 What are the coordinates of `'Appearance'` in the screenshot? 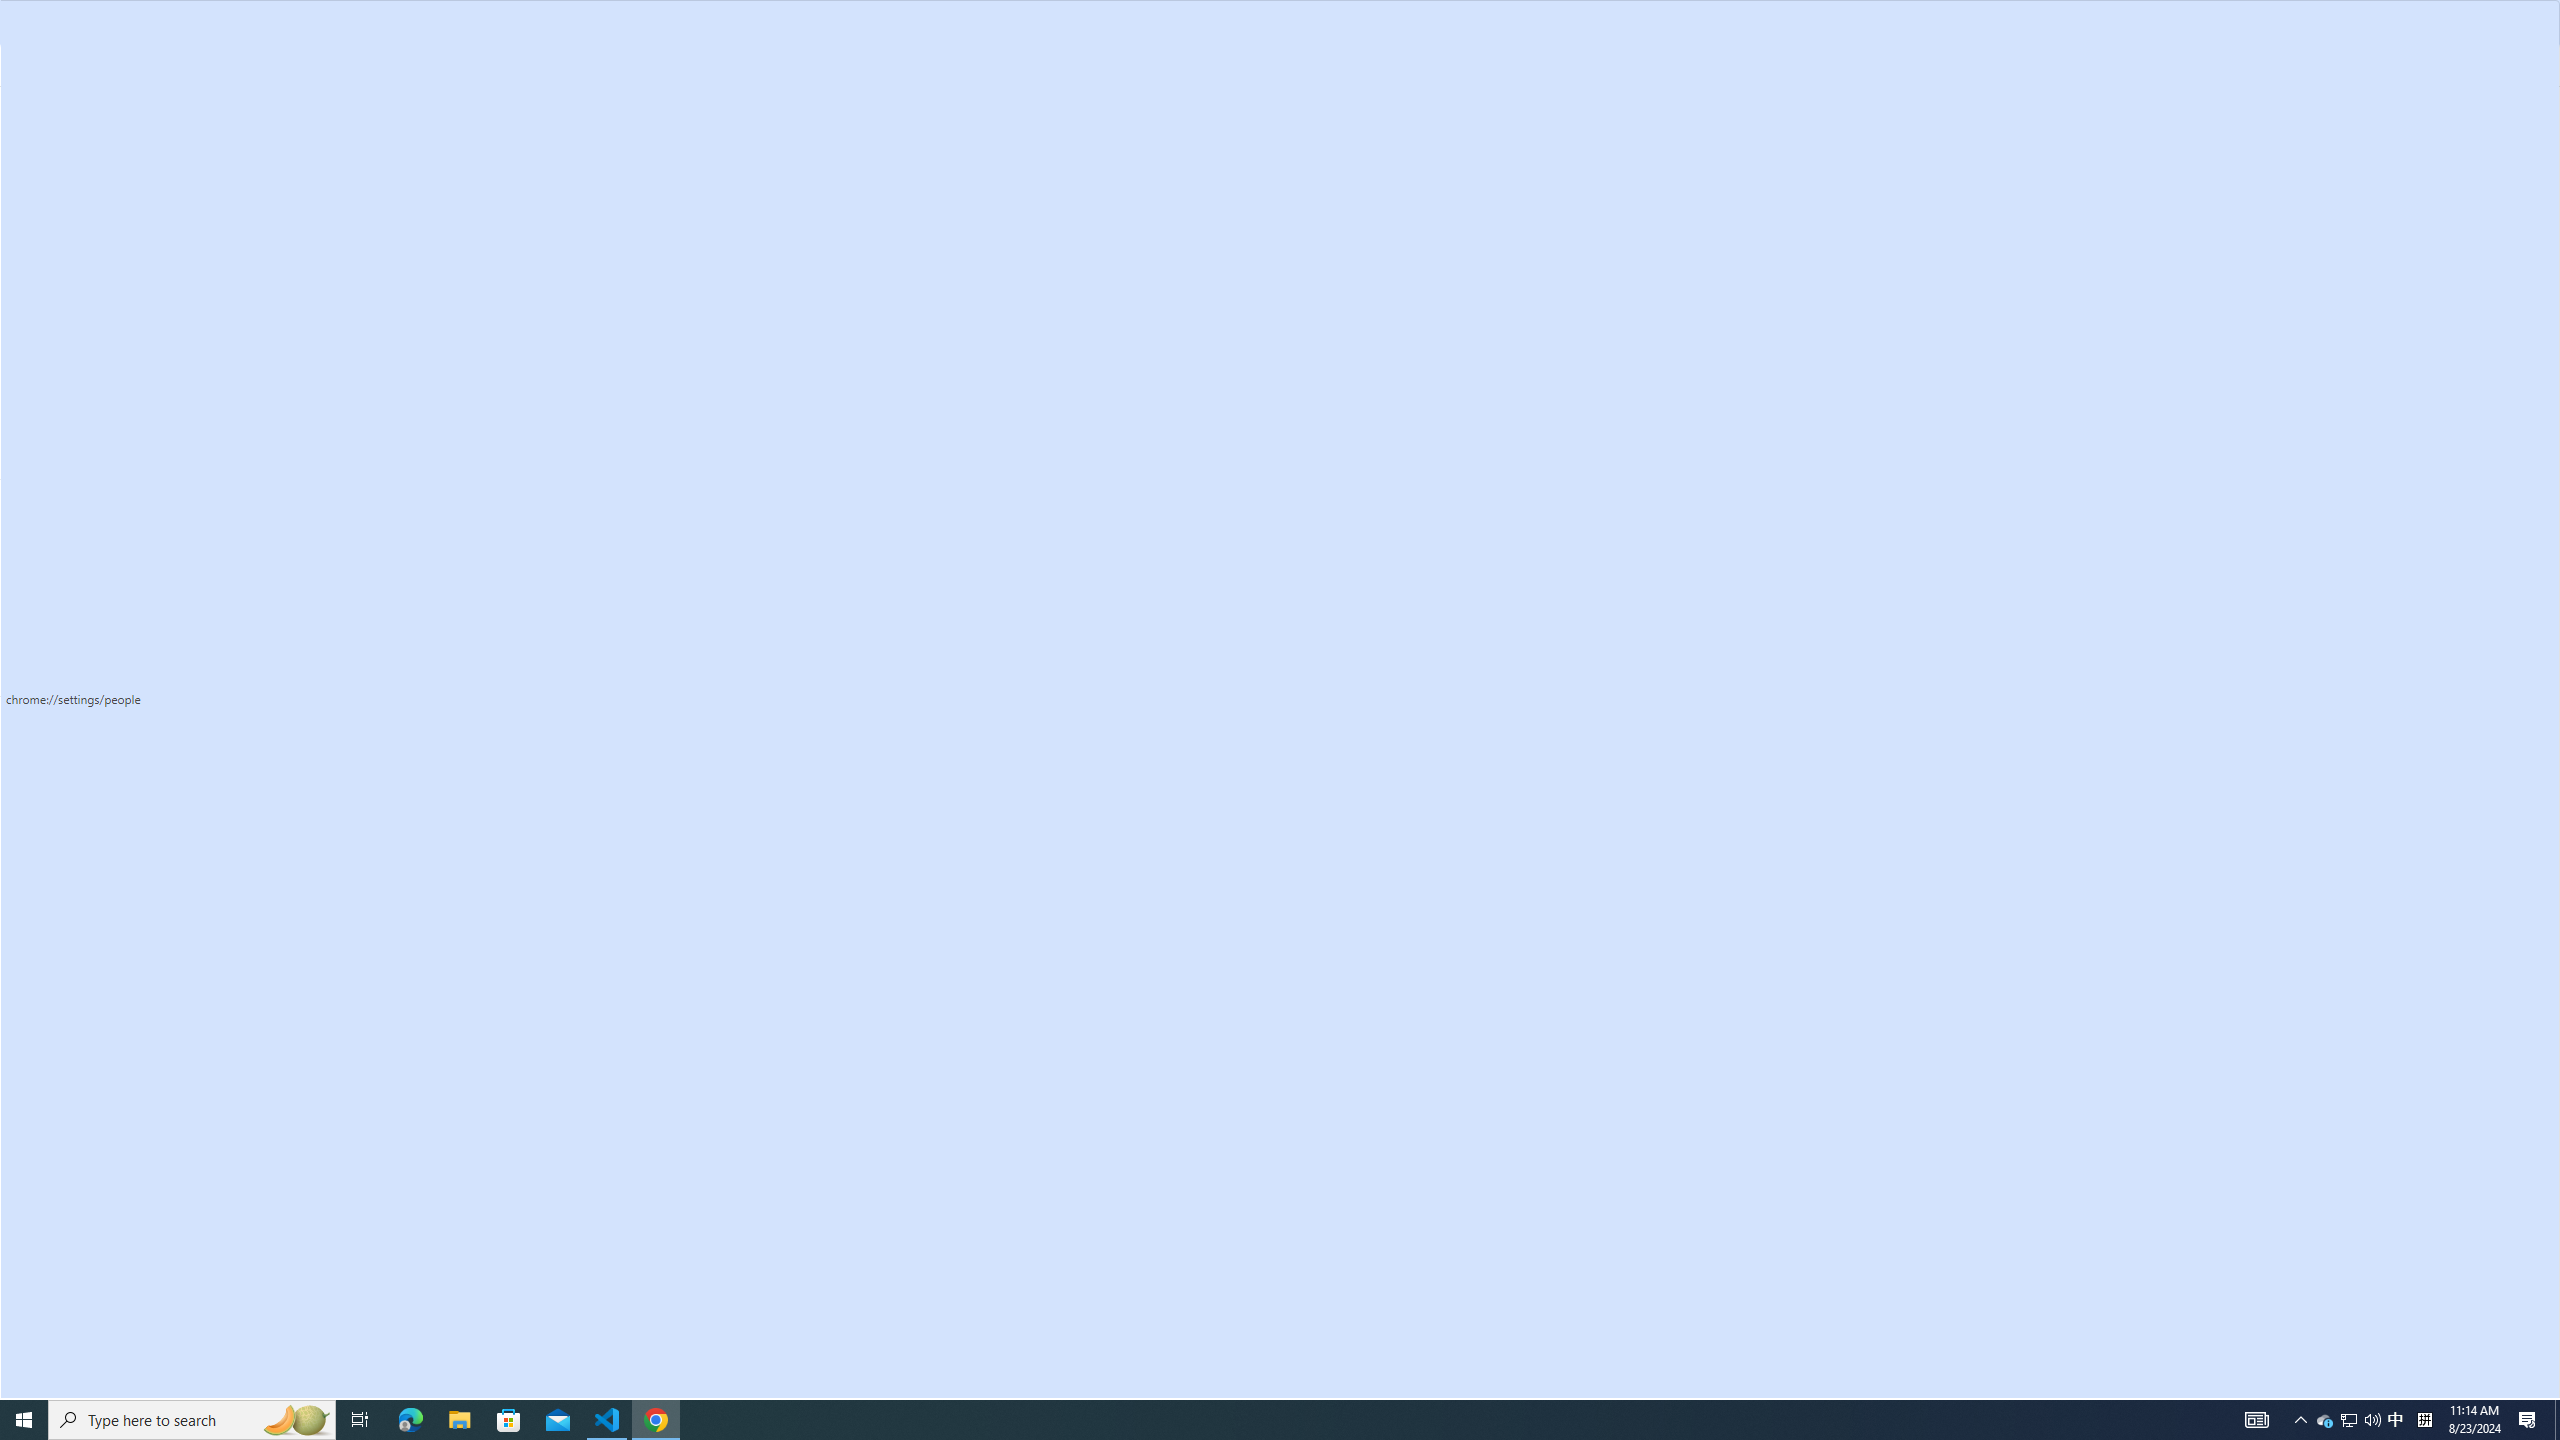 It's located at (123, 330).